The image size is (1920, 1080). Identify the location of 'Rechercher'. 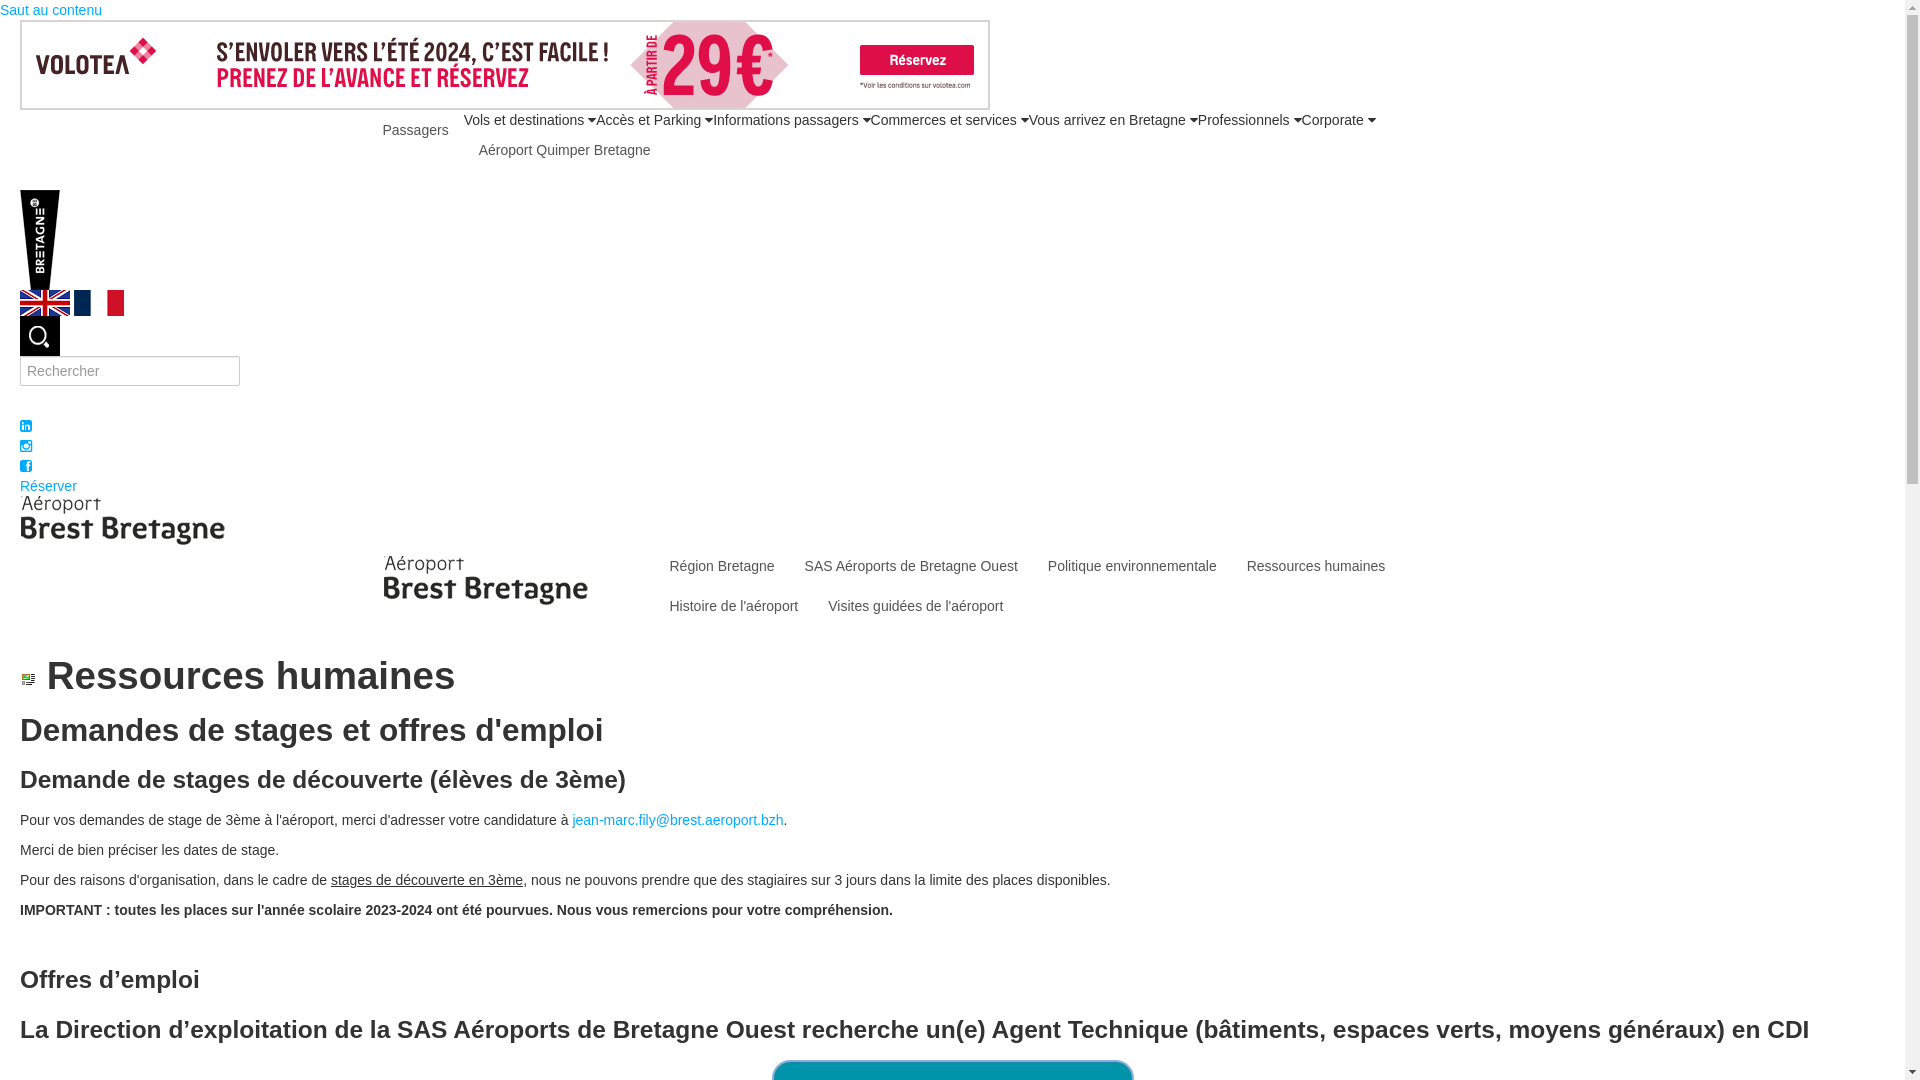
(39, 334).